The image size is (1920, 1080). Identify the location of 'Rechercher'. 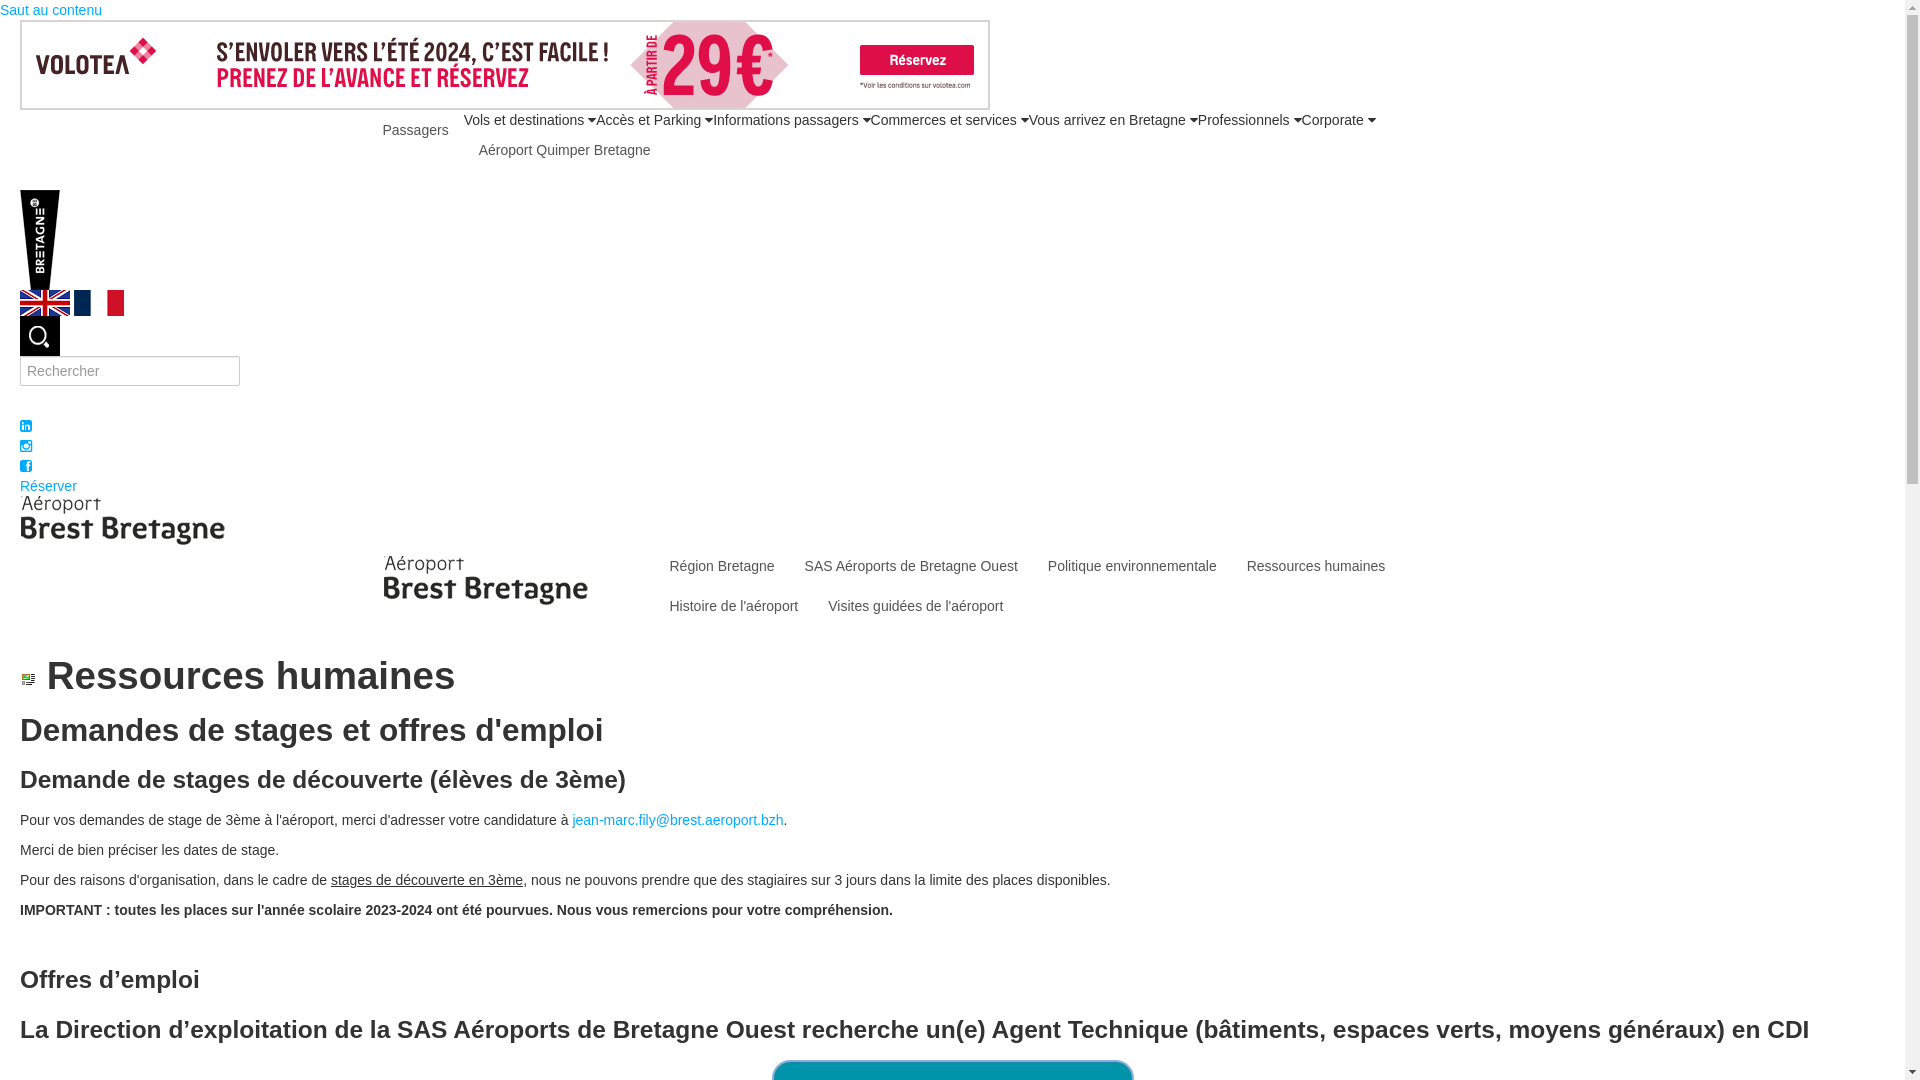
(39, 334).